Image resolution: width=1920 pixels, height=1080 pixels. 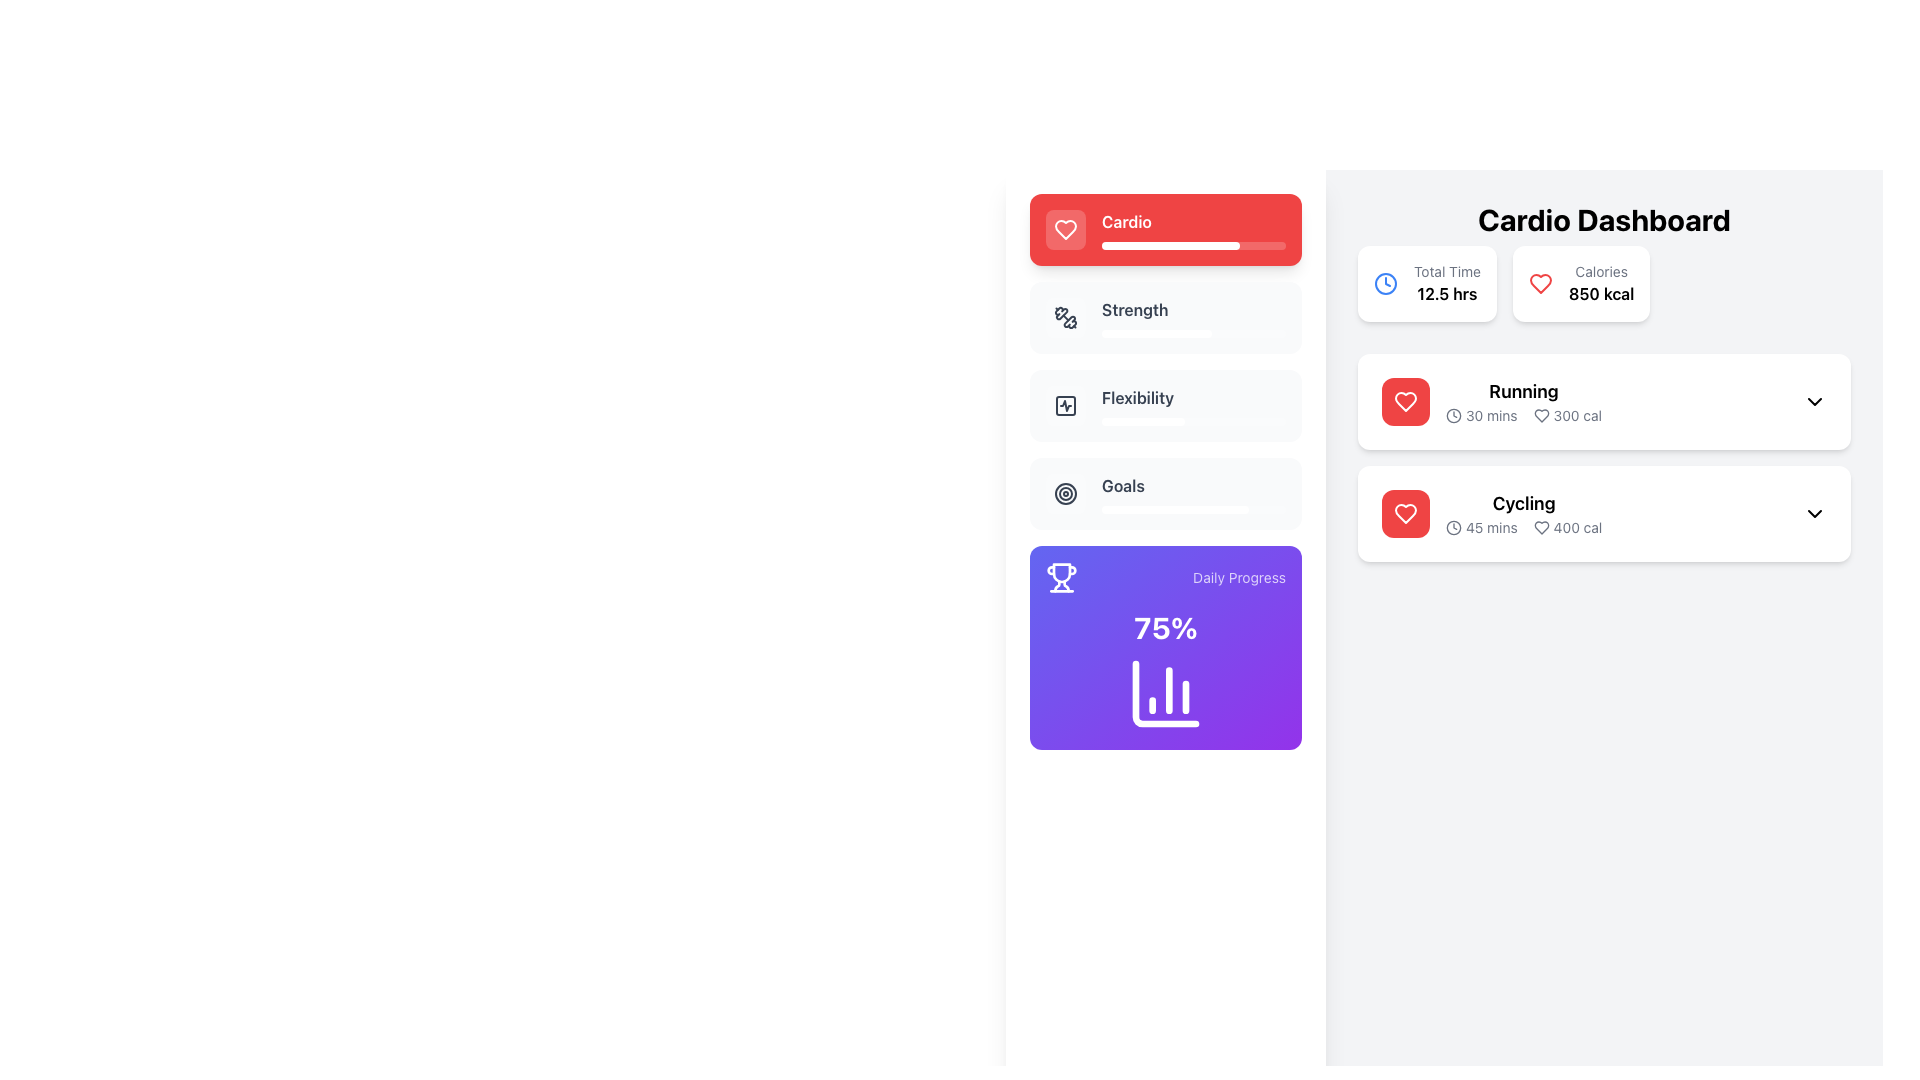 I want to click on the bar chart icon located on the 'Daily Progress' card, which features a gradient background and a trophy icon in the top-left corner, so click(x=1166, y=648).